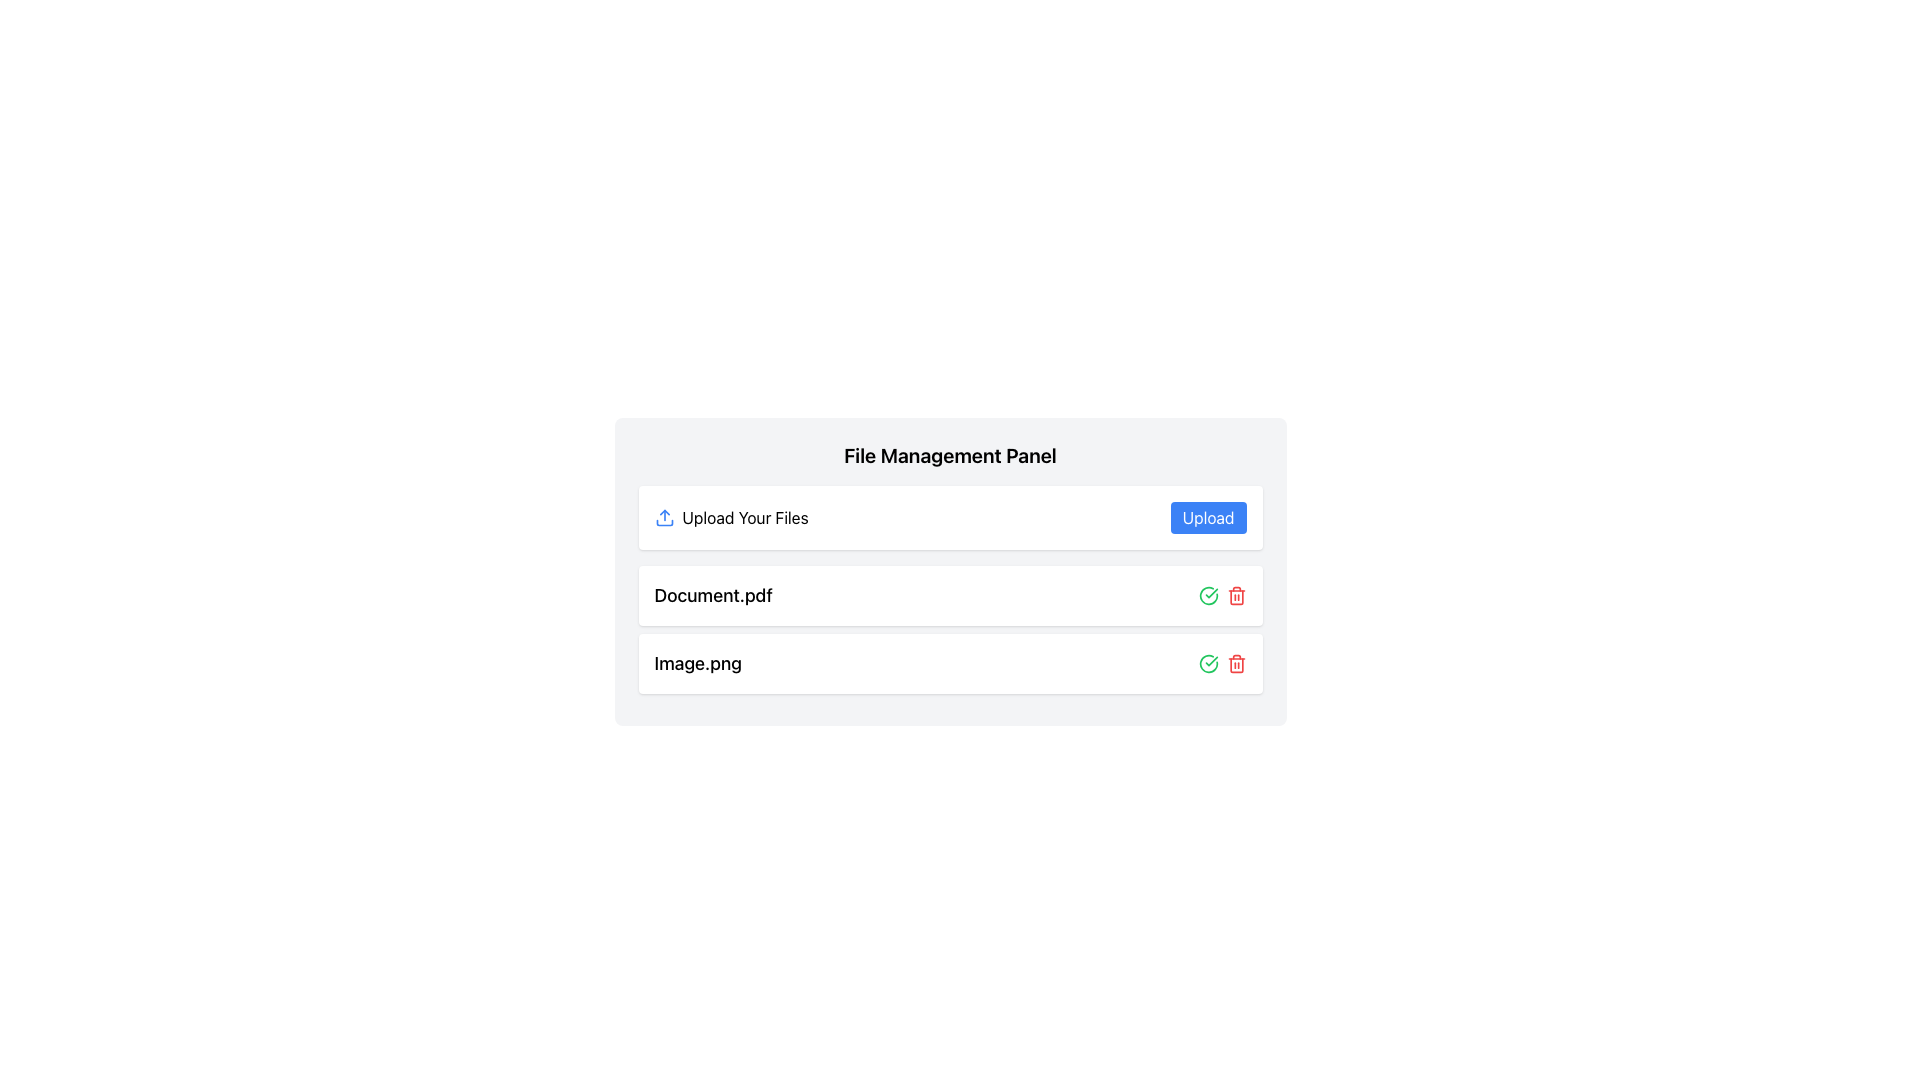 This screenshot has height=1080, width=1920. I want to click on the horizontal bar at the base of the upload icon in the 'Upload Your Files' button located at the top-left corner of the file management panel header, so click(664, 522).